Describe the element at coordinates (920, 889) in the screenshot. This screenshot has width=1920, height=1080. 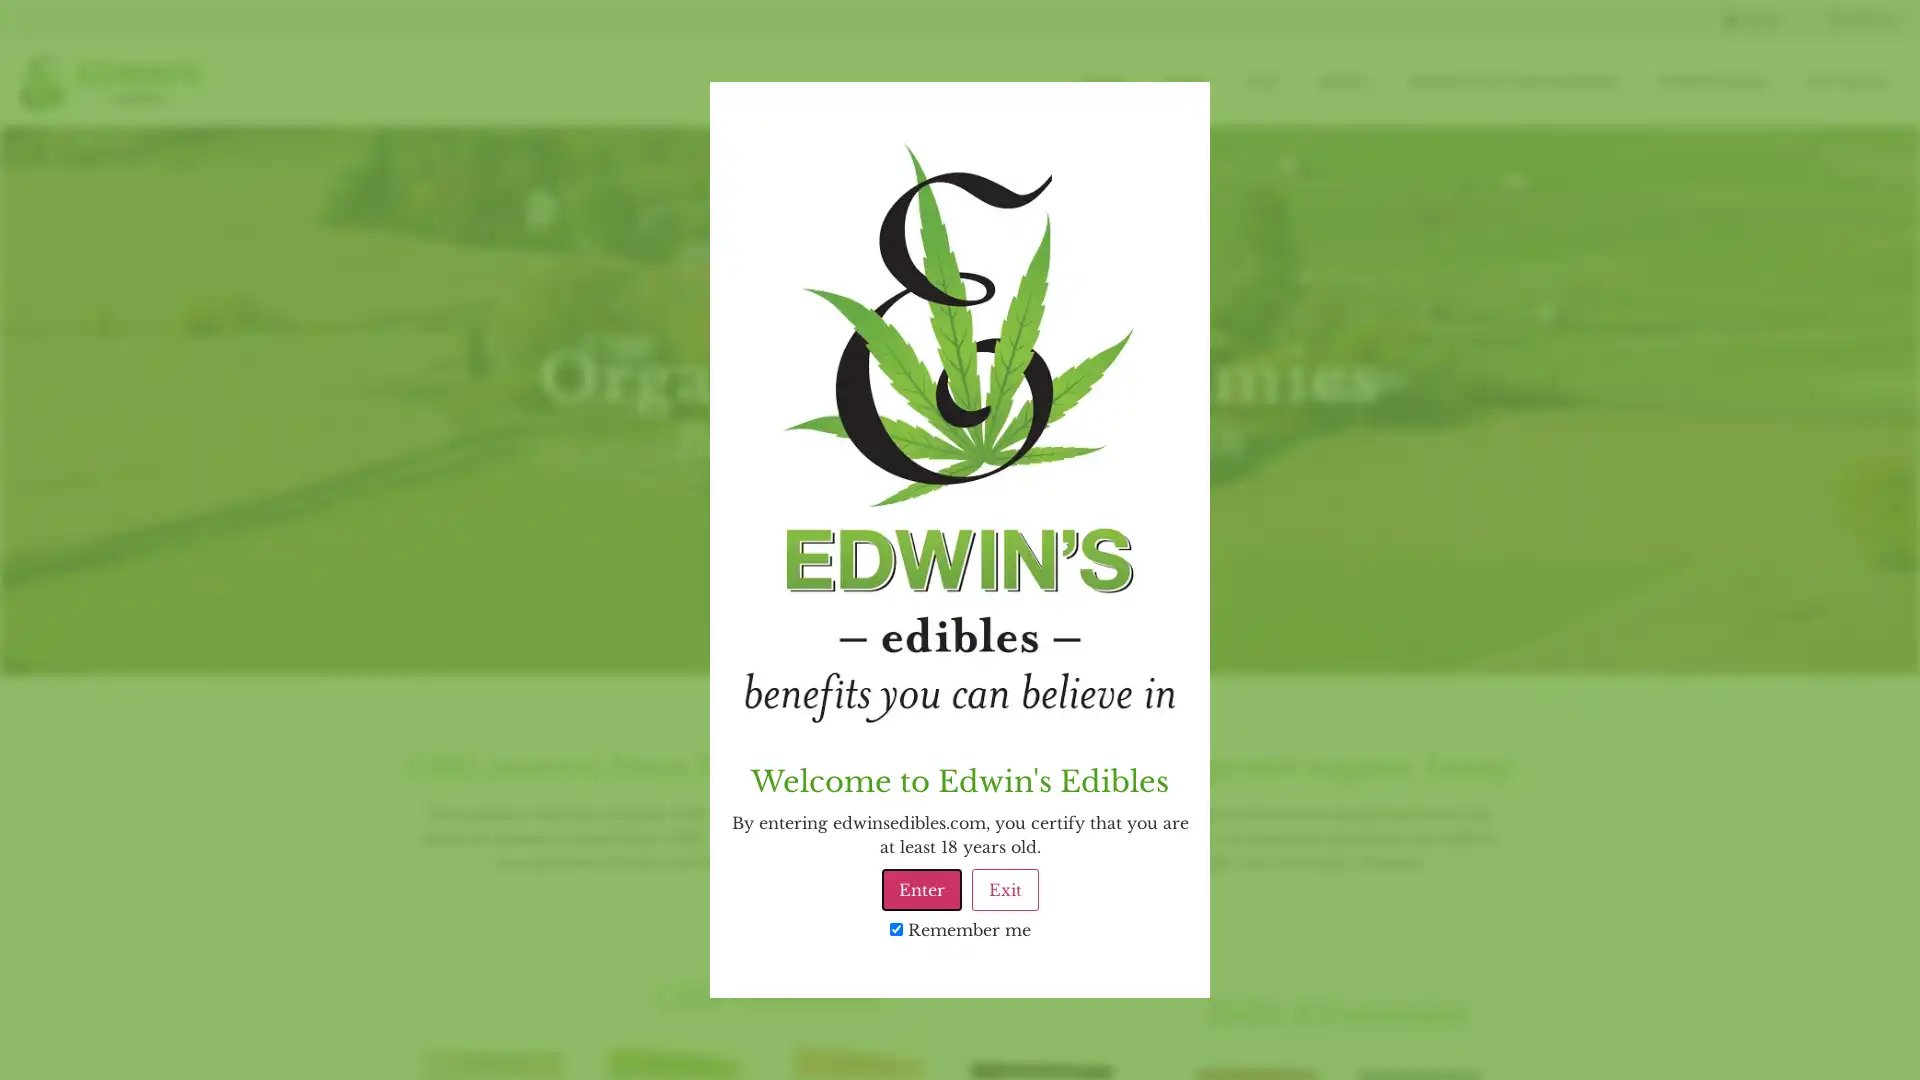
I see `Enter` at that location.